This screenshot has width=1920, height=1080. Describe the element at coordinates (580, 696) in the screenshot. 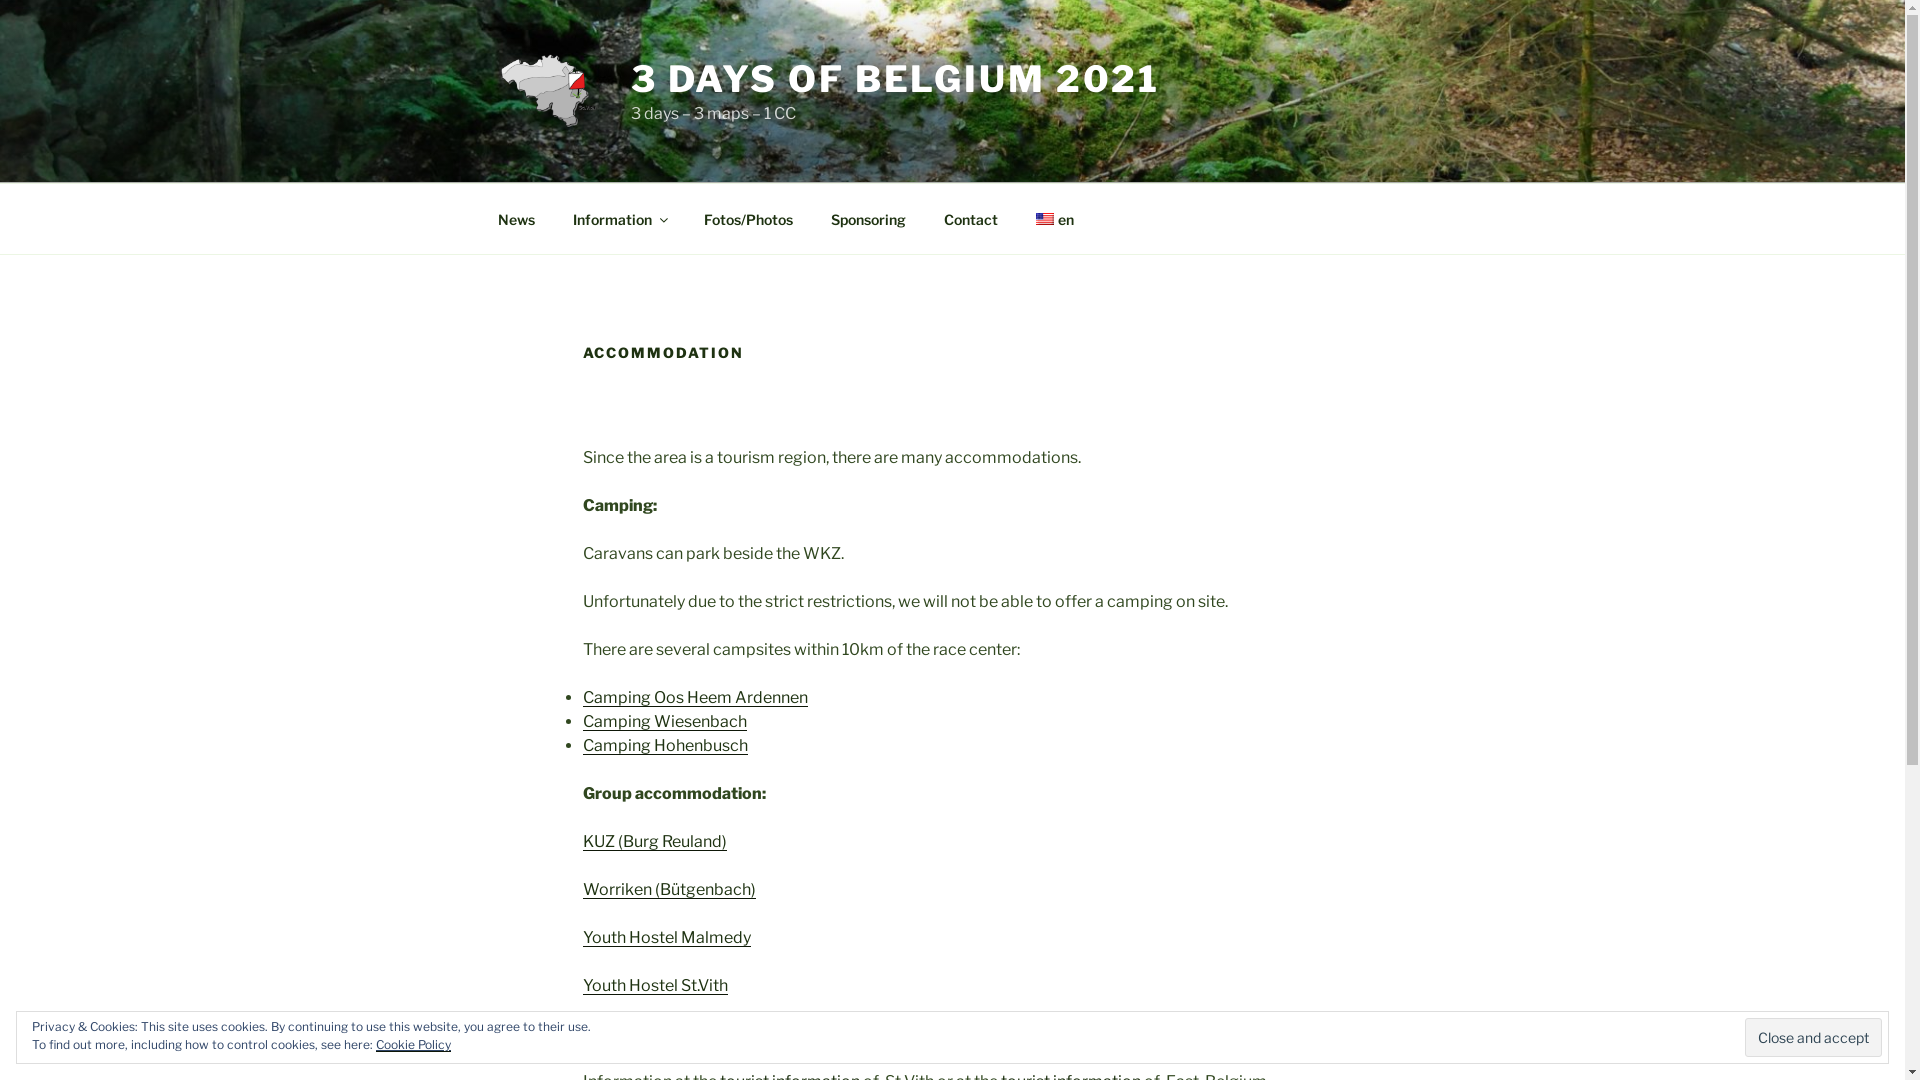

I see `'Camping Oos Heem Ardennen'` at that location.